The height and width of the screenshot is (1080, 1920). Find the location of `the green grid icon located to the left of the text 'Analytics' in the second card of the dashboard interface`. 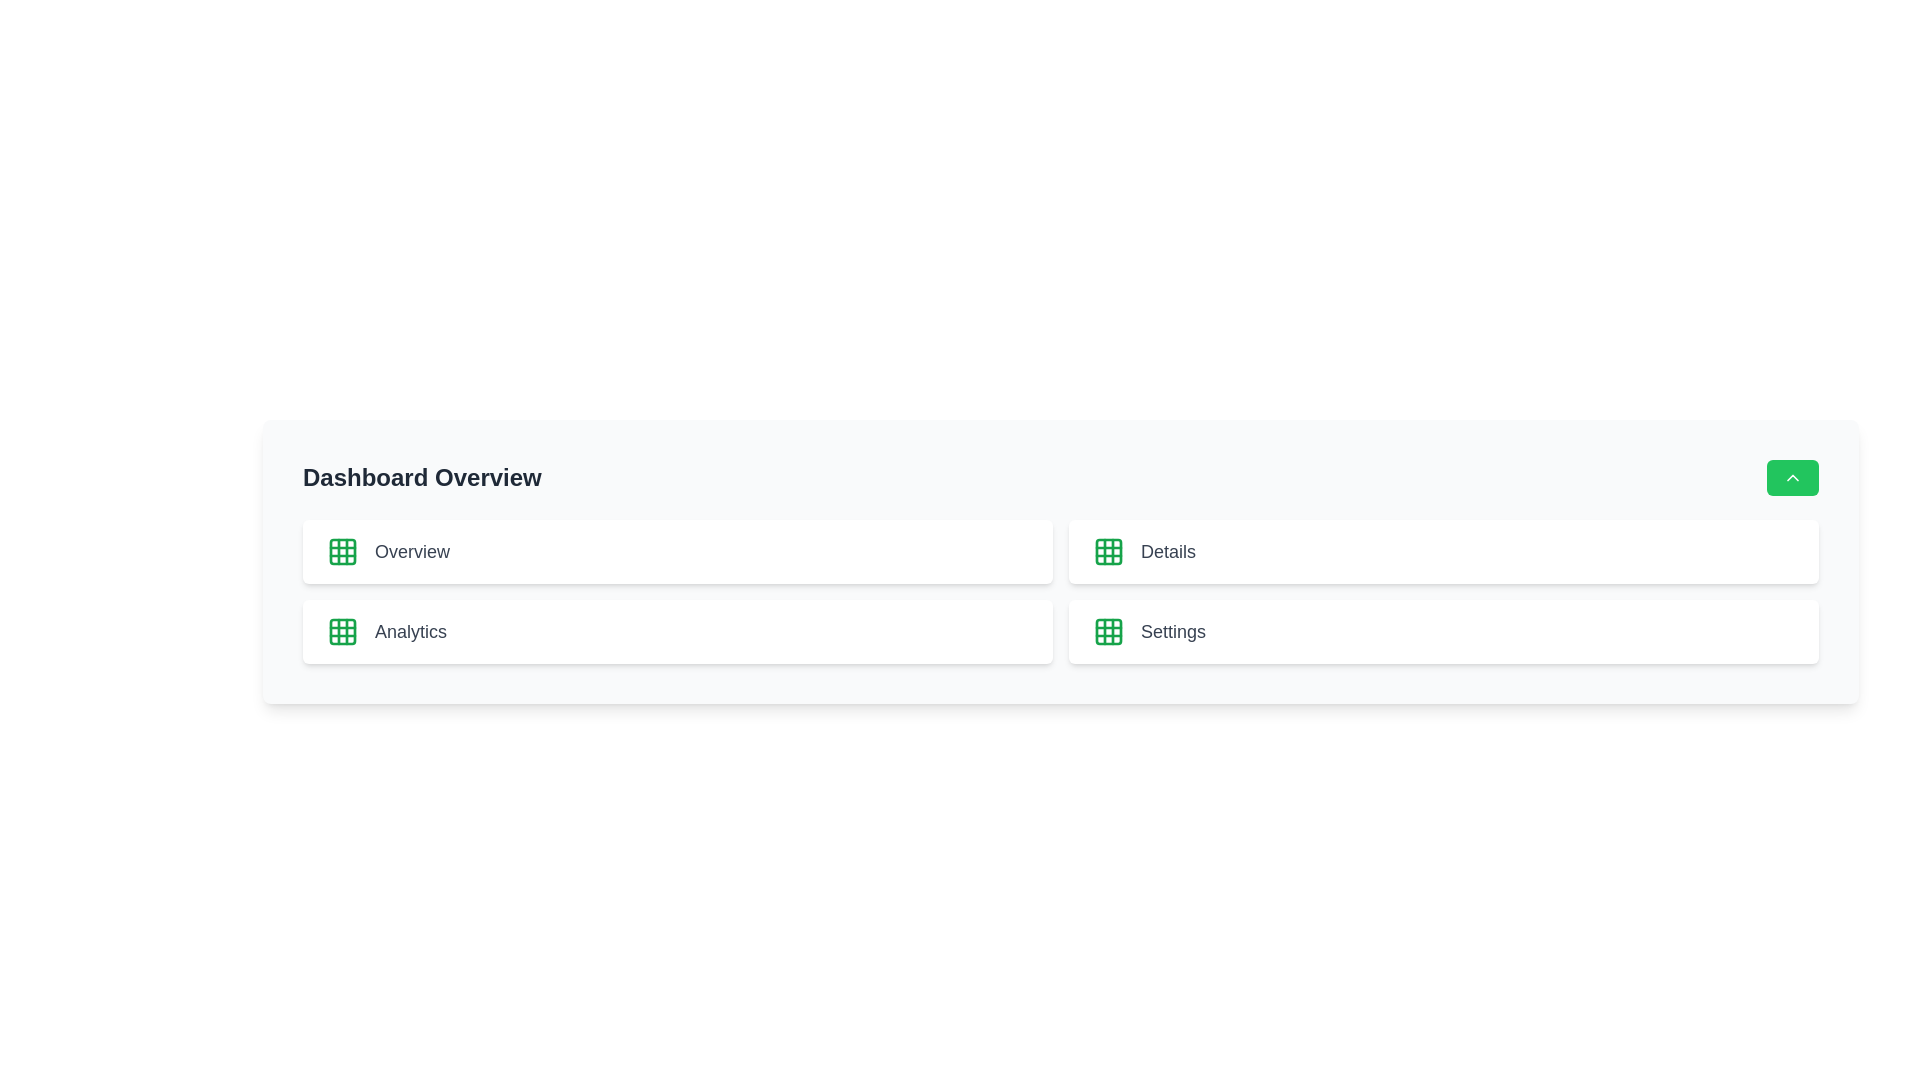

the green grid icon located to the left of the text 'Analytics' in the second card of the dashboard interface is located at coordinates (342, 632).